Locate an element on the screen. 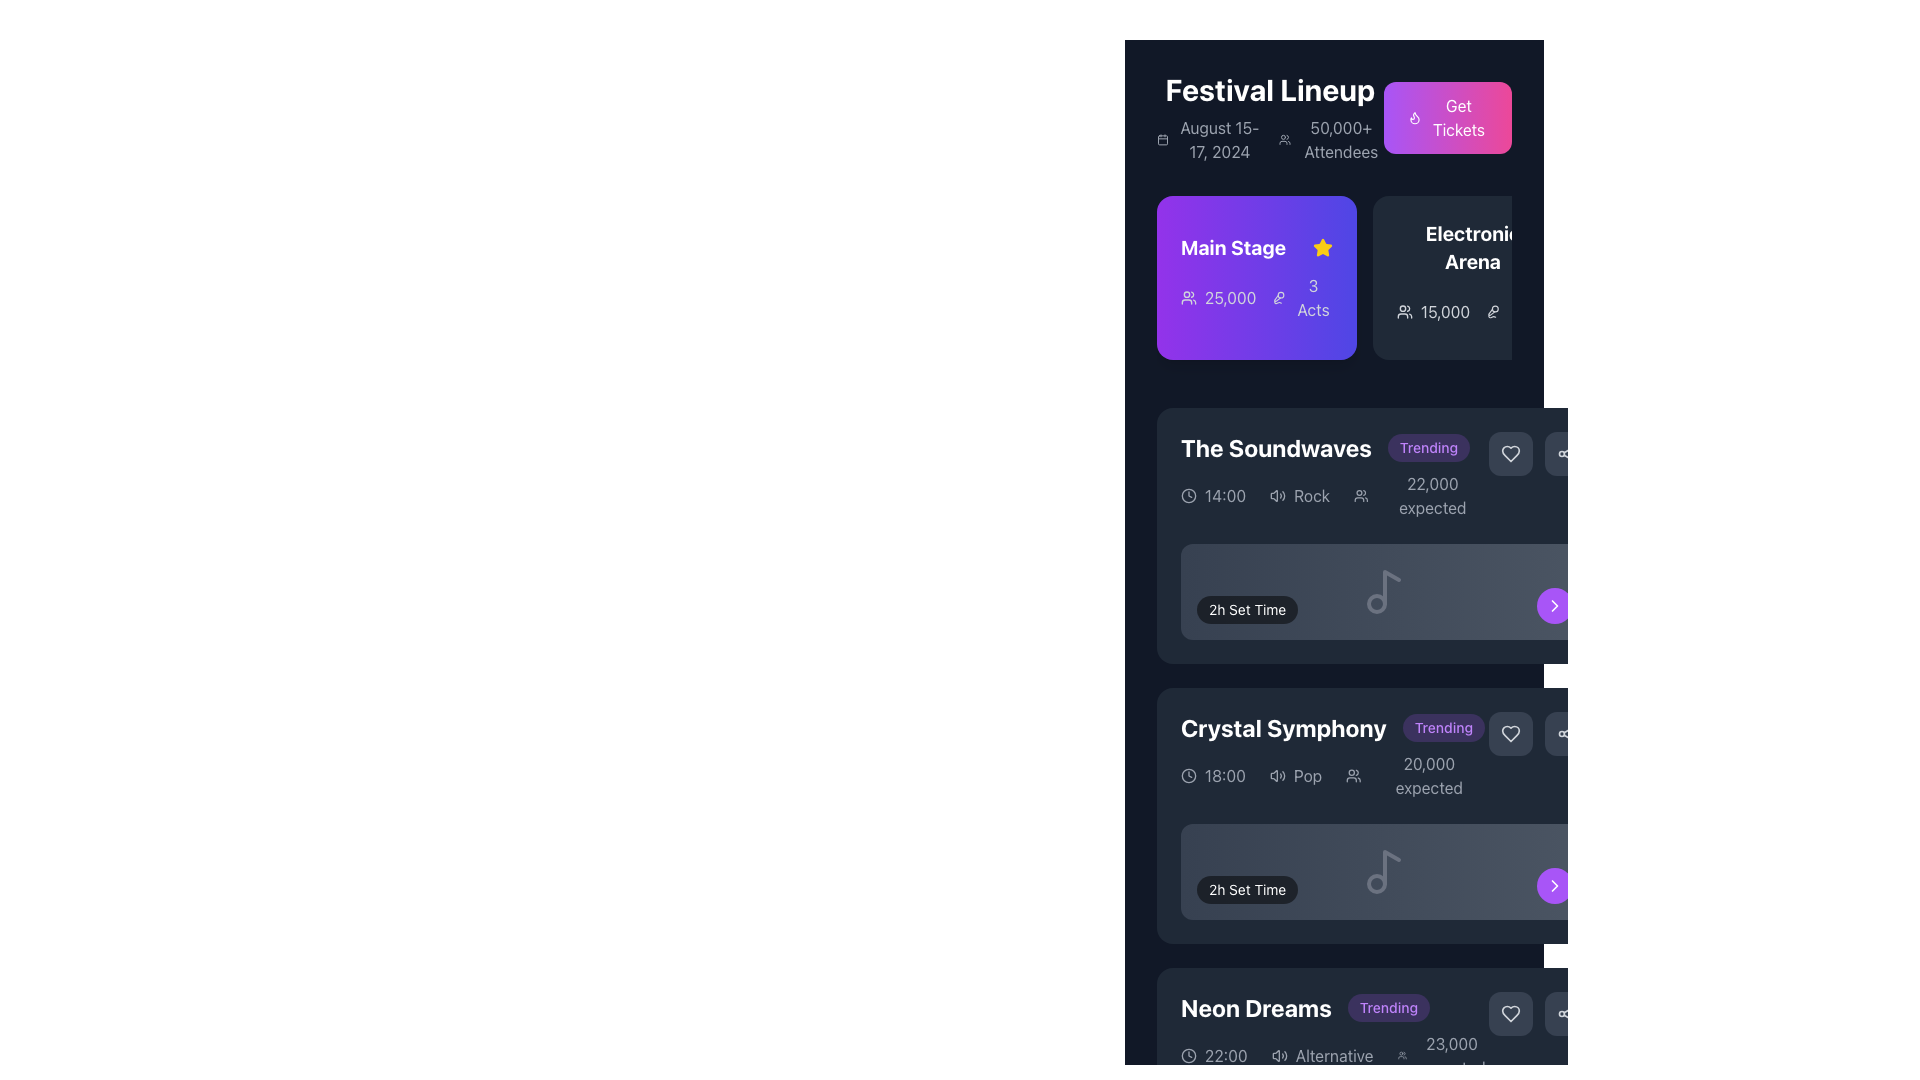 The width and height of the screenshot is (1920, 1080). the text label displaying the word 'Rock', which is in white font on a dark background, located in the middle-right section under 'The Soundwaves' section is located at coordinates (1312, 495).